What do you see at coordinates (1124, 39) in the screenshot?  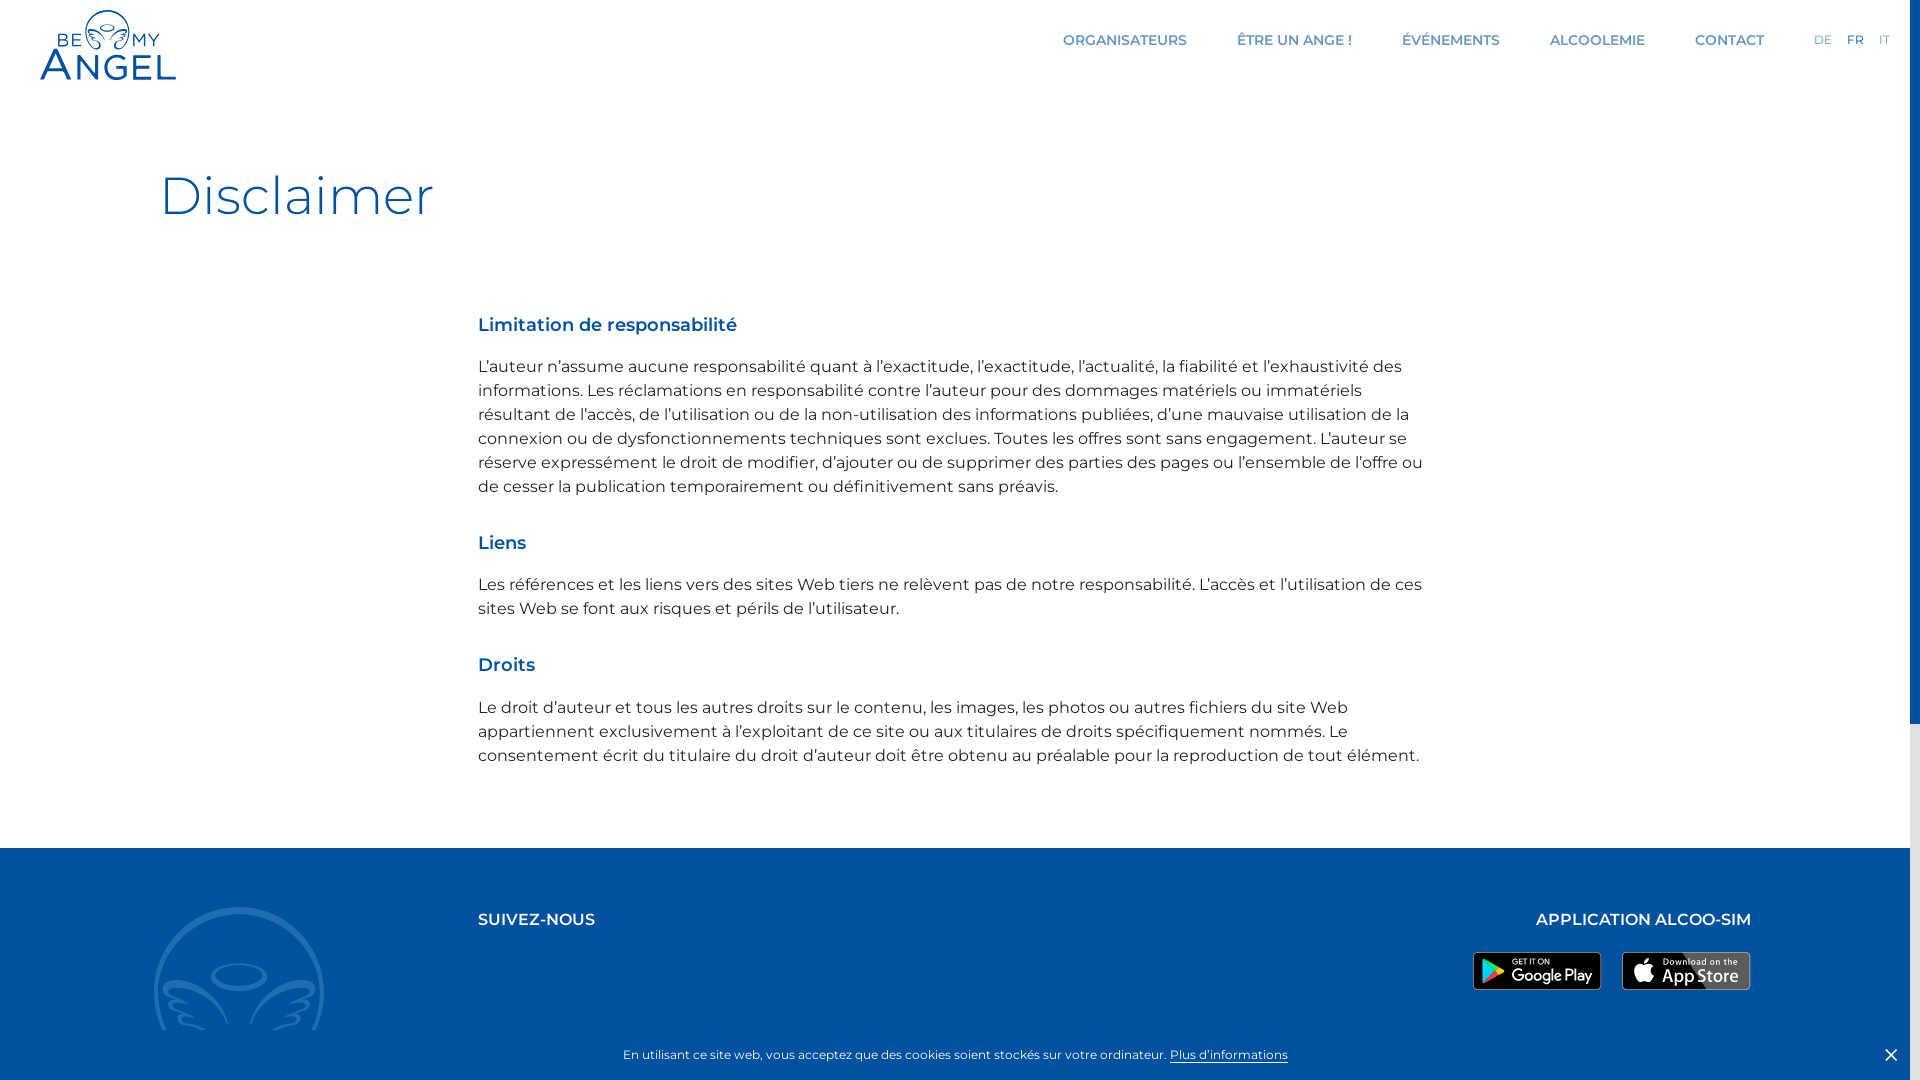 I see `'ORGANISATEURS'` at bounding box center [1124, 39].